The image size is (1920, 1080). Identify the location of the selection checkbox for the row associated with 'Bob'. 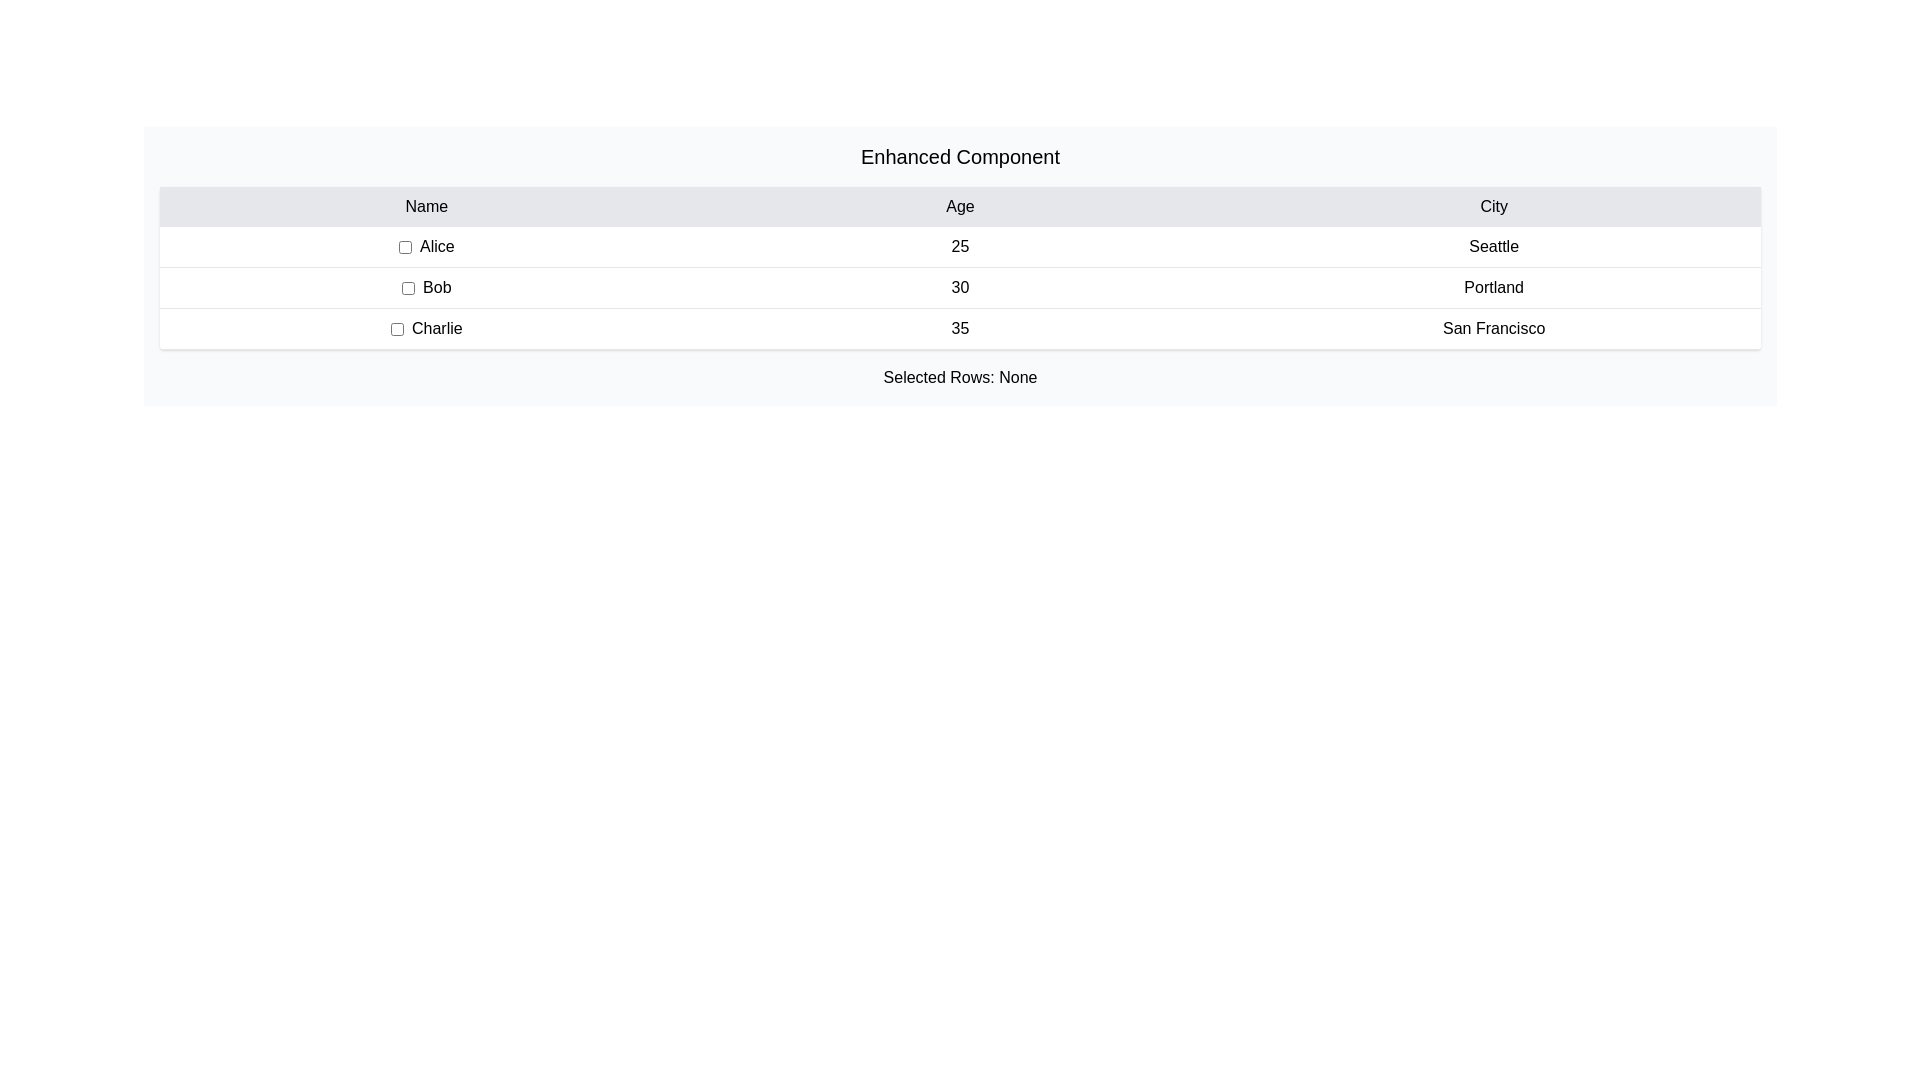
(425, 288).